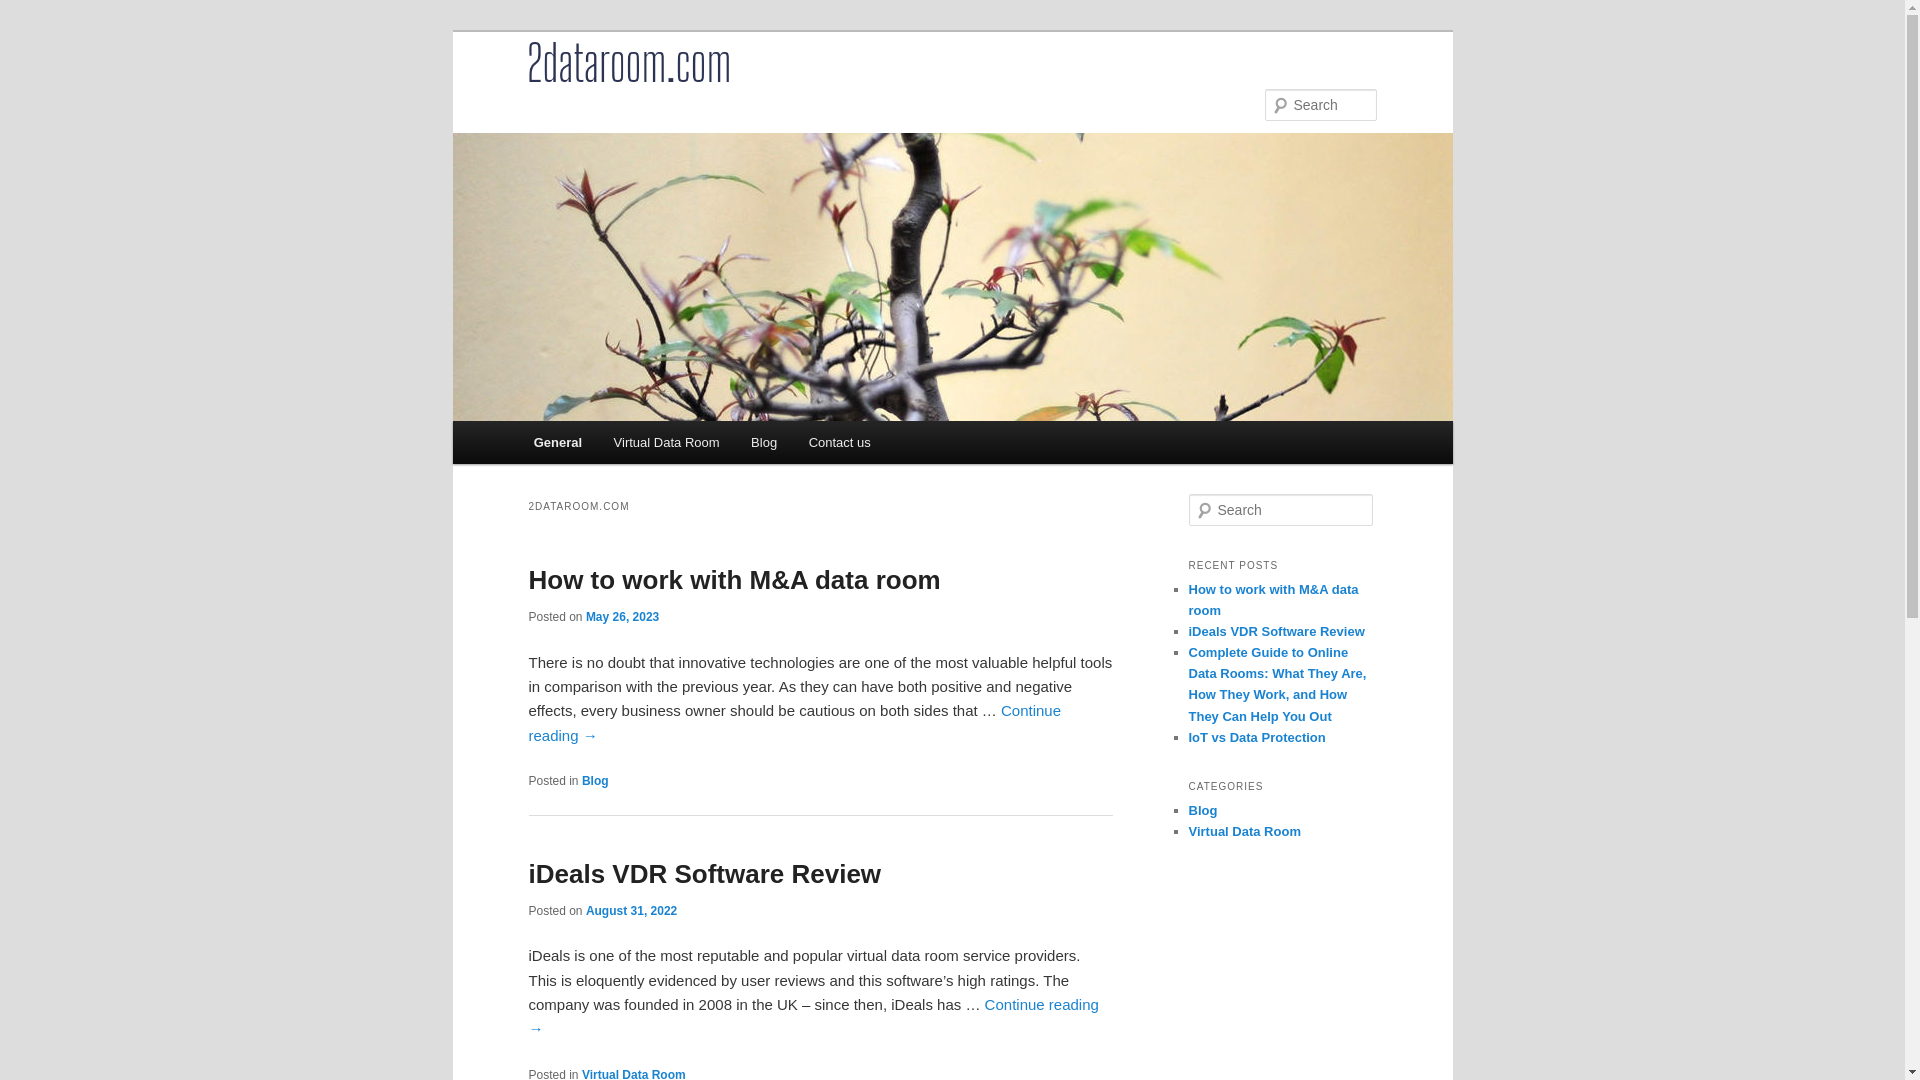  Describe the element at coordinates (584, 616) in the screenshot. I see `'May 26, 2023'` at that location.